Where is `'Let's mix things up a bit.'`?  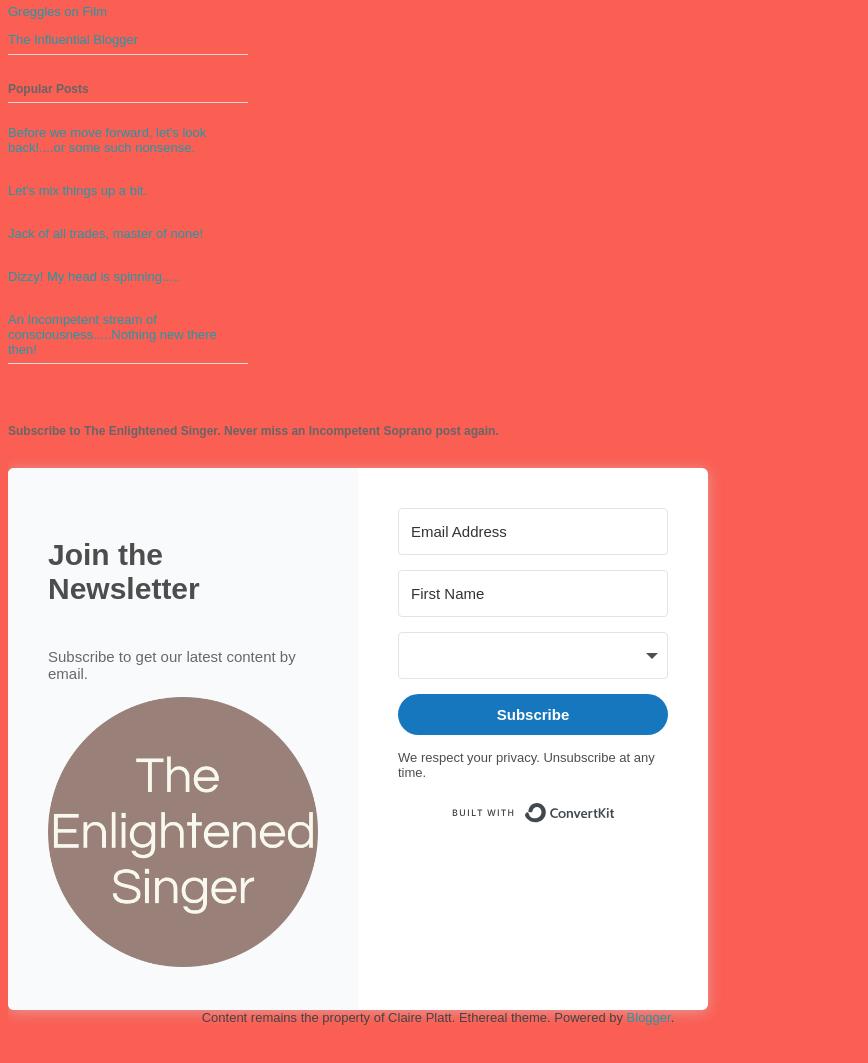 'Let's mix things up a bit.' is located at coordinates (77, 189).